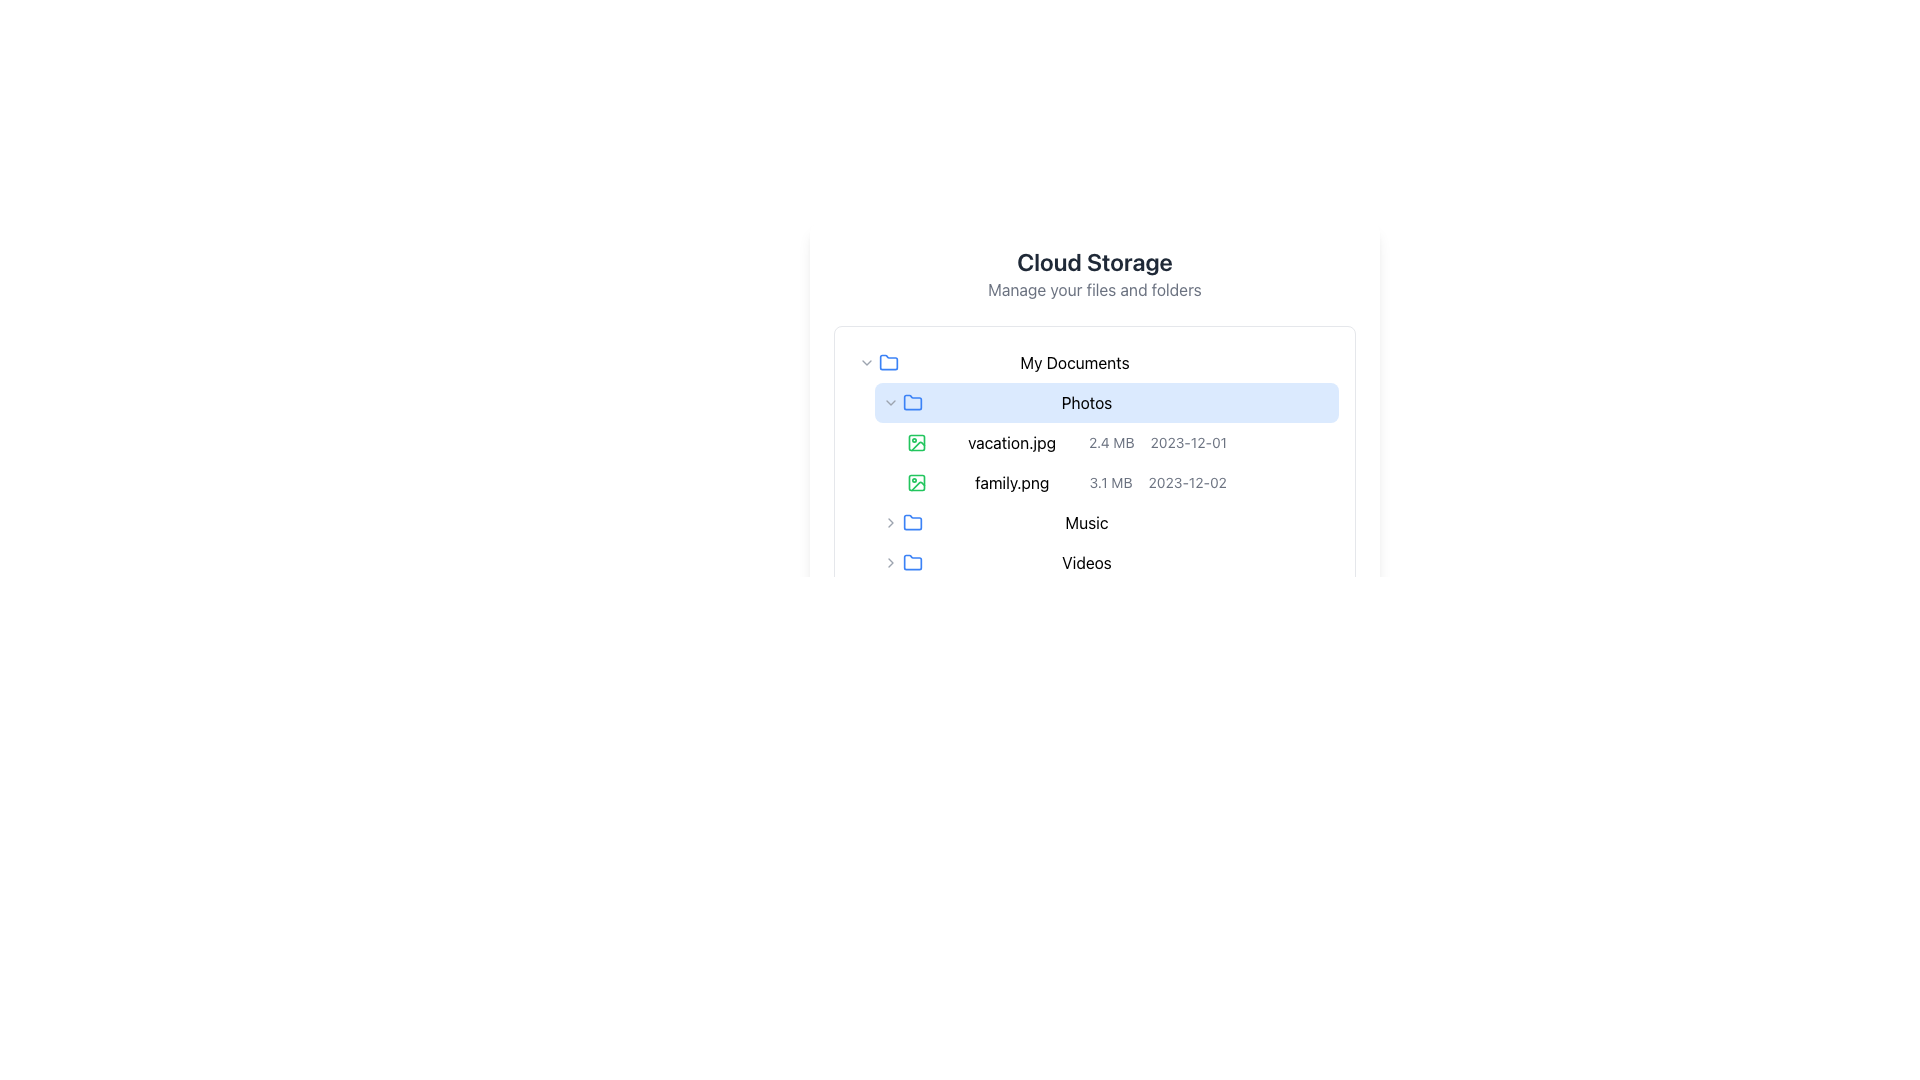 This screenshot has height=1080, width=1920. What do you see at coordinates (1093, 362) in the screenshot?
I see `the 'My Documents' expandable folder item, which is the first item under the 'Cloud Storage' header` at bounding box center [1093, 362].